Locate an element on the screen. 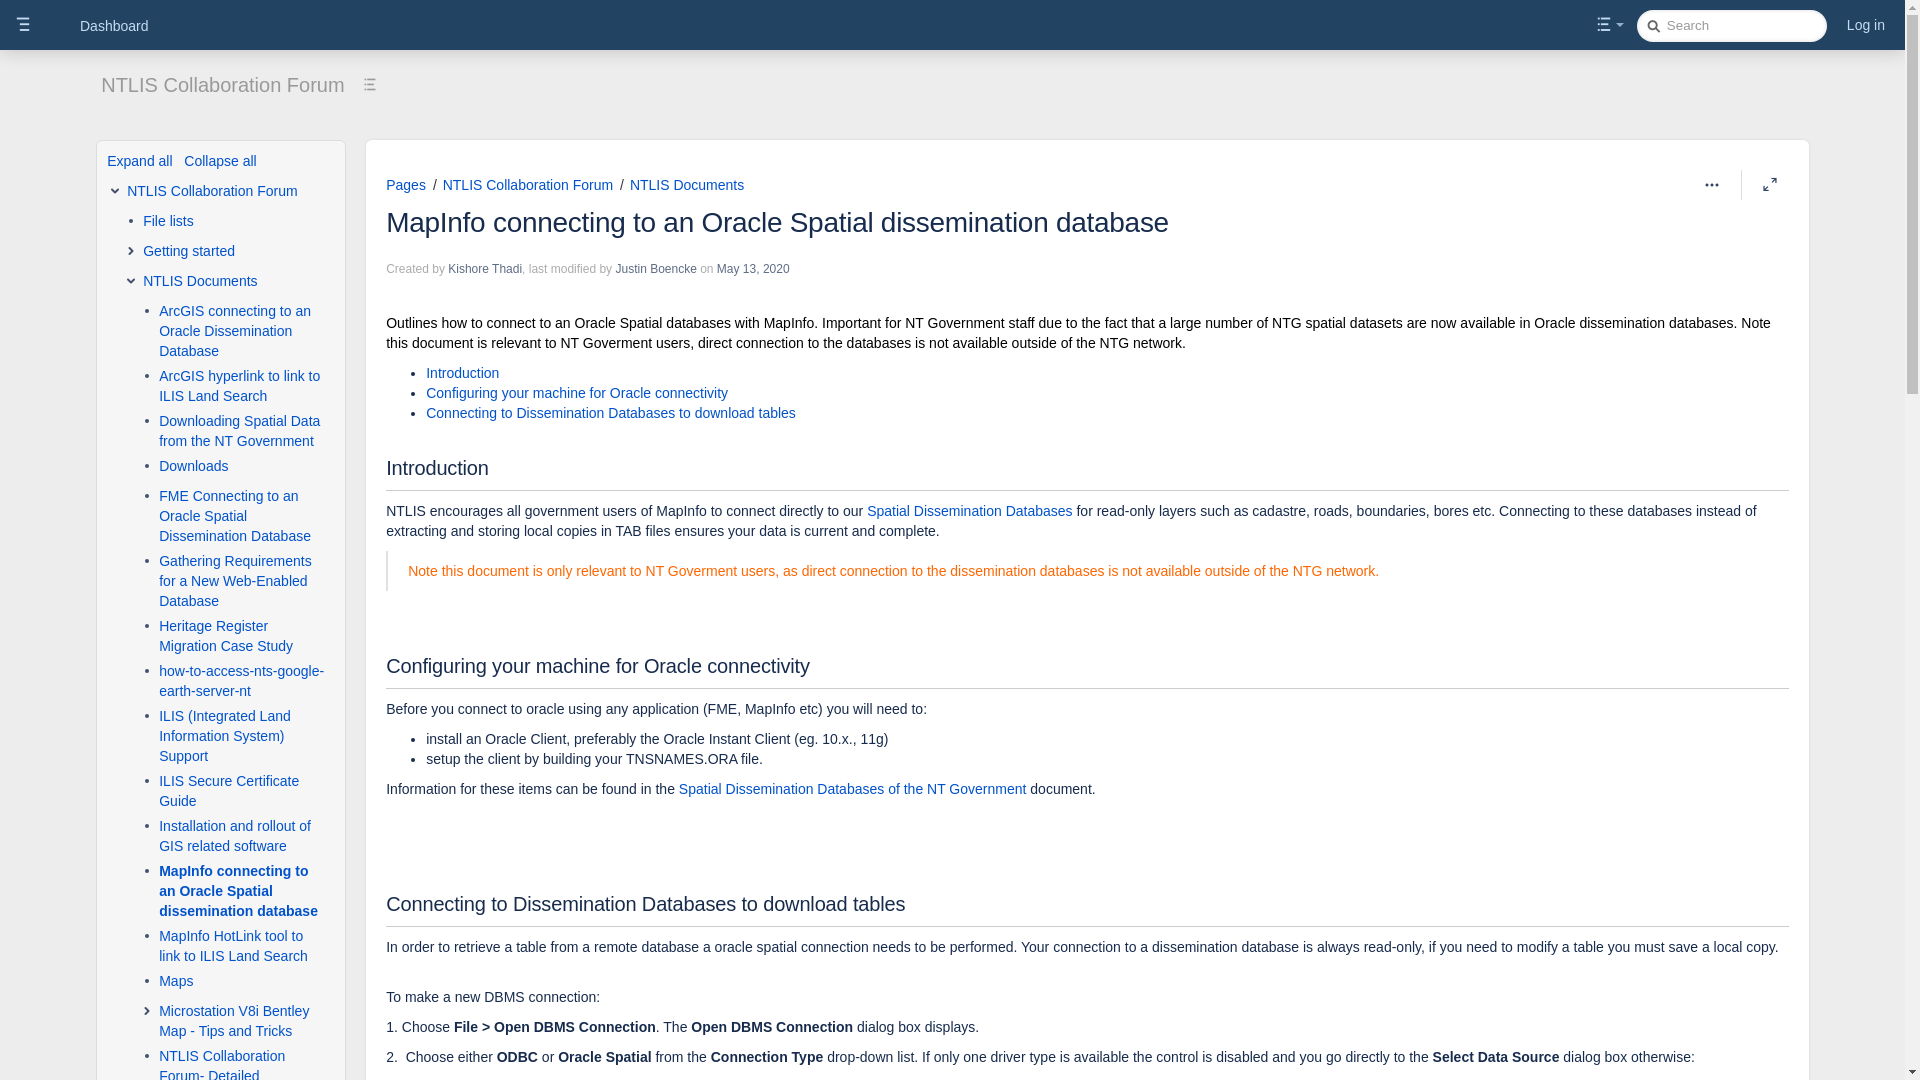  'ILIS (Integrated Land Information System) Support' is located at coordinates (241, 736).